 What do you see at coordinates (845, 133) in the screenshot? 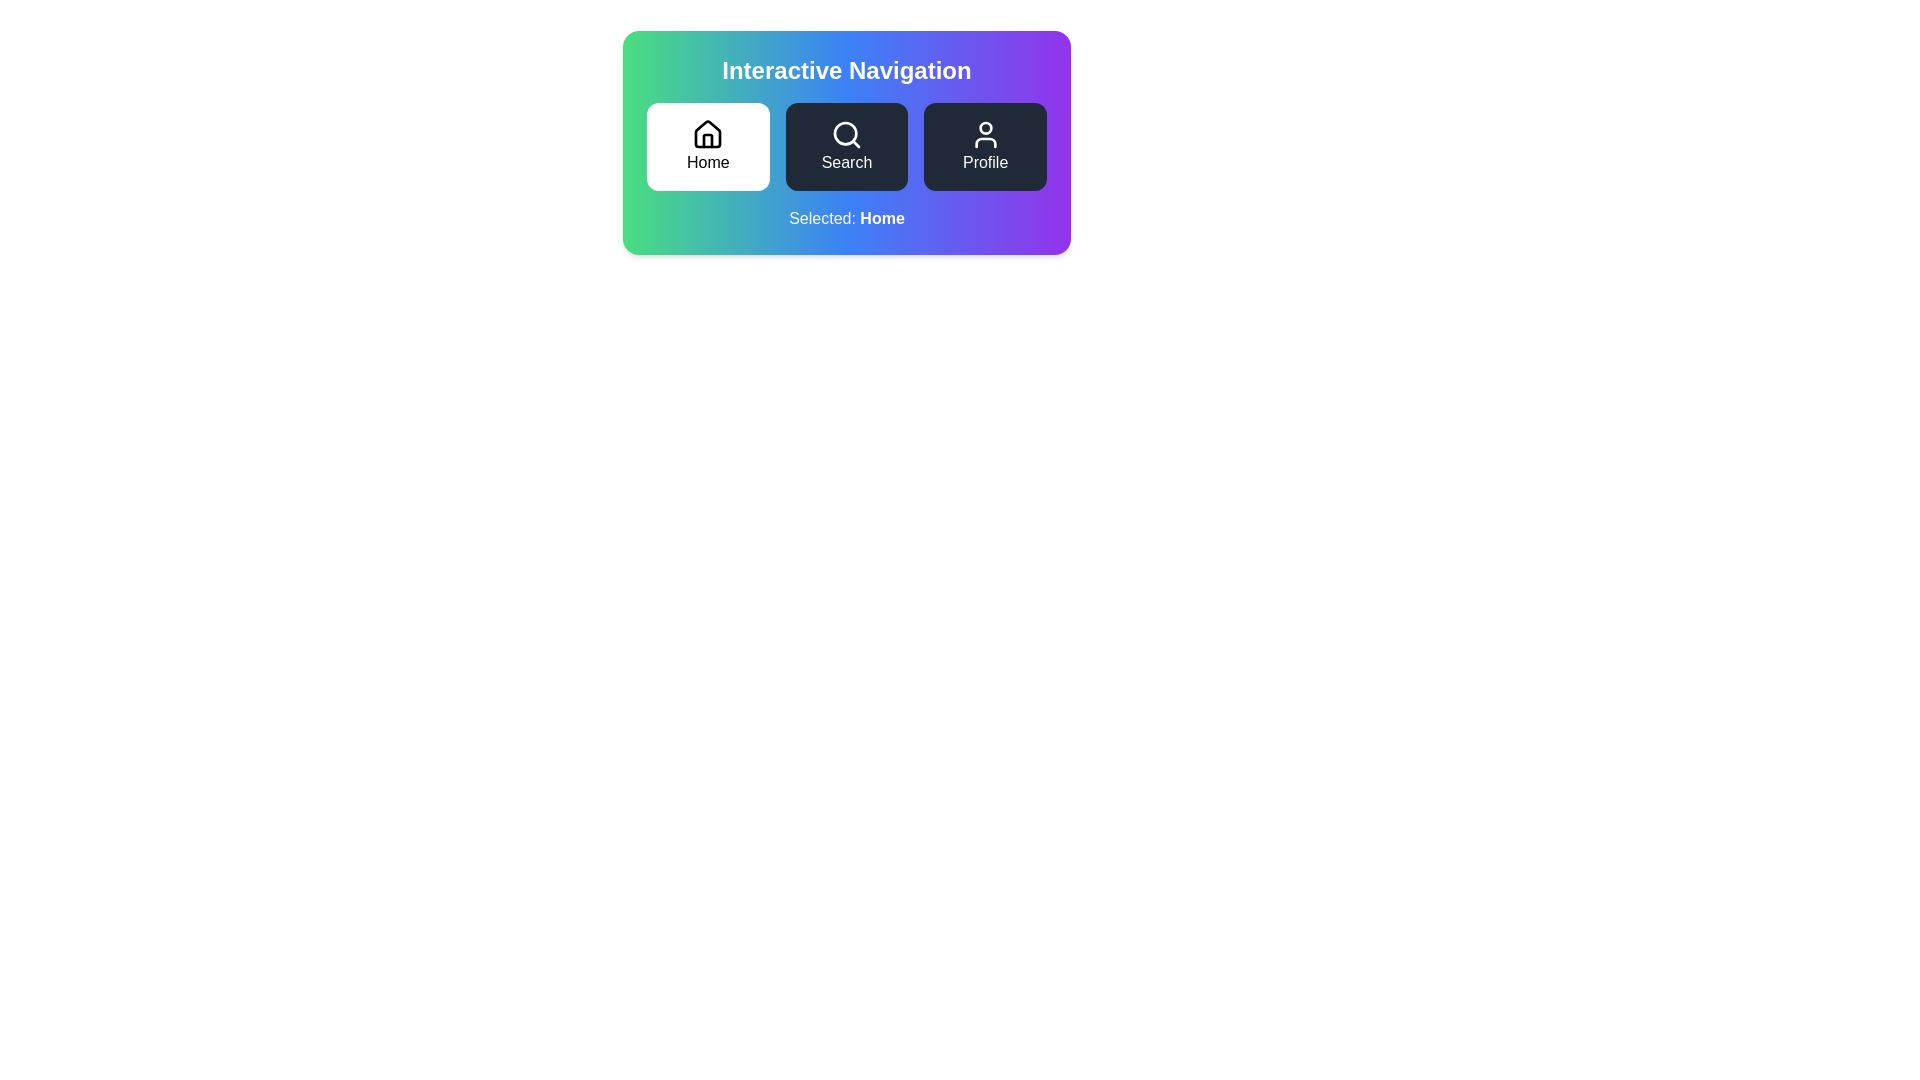
I see `the circular part of the 'Search' icon, which is located under the navigation bar's second option and is part of the SVG representation of the magnifying glass` at bounding box center [845, 133].